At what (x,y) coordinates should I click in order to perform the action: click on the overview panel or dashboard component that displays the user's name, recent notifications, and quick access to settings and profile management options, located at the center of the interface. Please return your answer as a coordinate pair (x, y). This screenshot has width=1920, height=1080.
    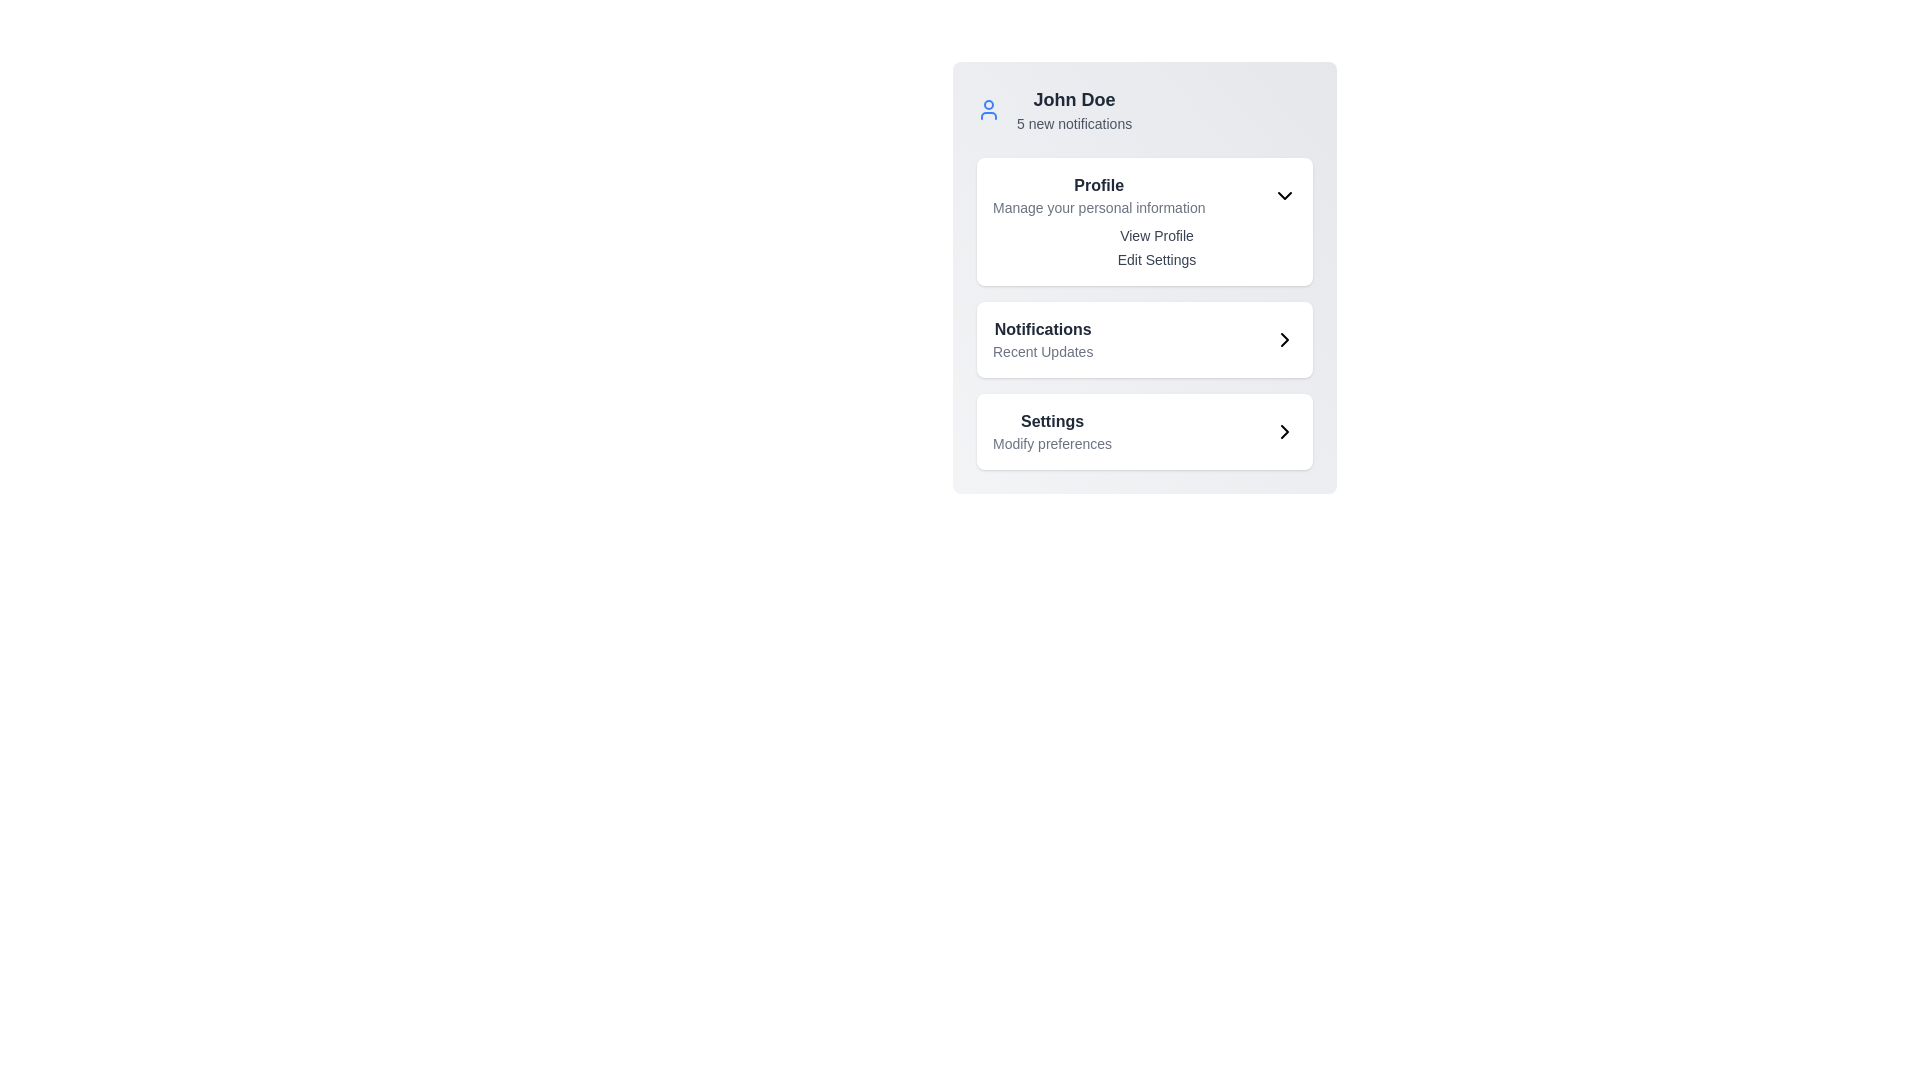
    Looking at the image, I should click on (1145, 277).